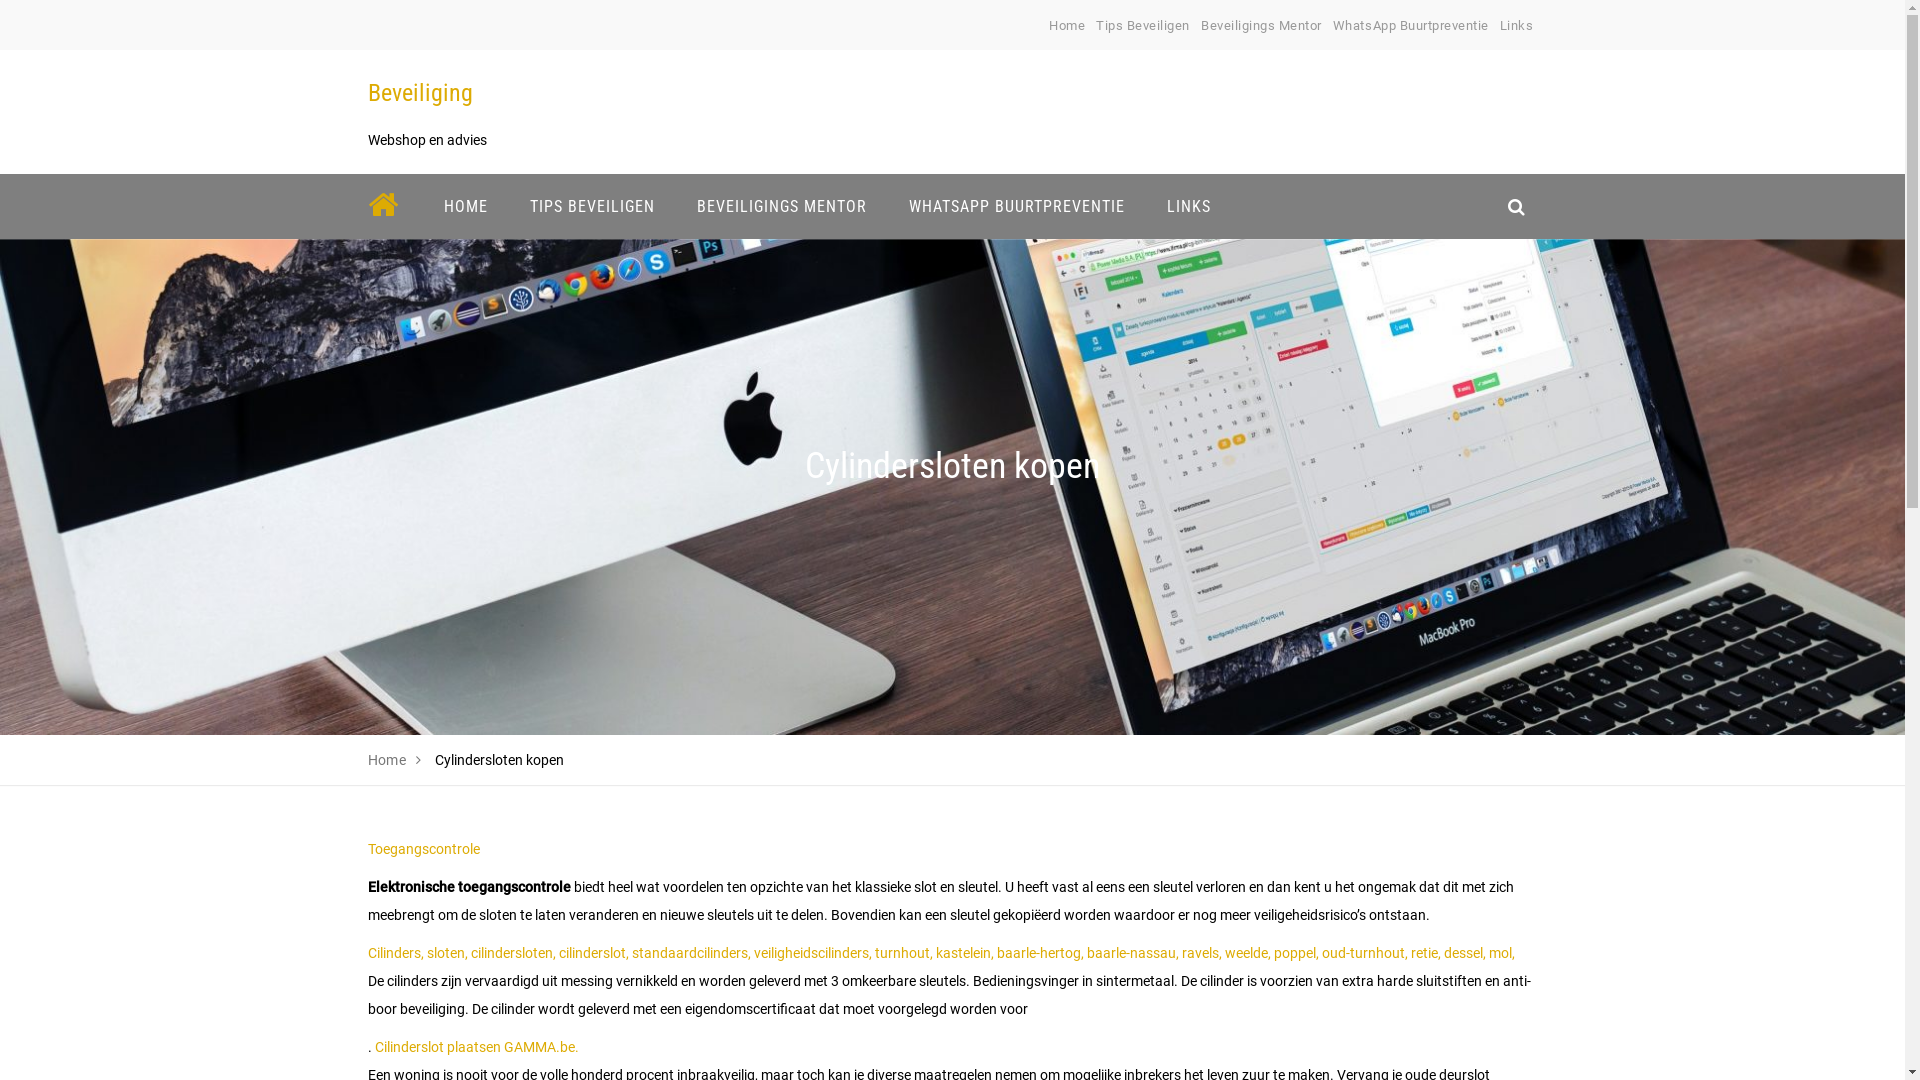  I want to click on 'Home', so click(1048, 25).